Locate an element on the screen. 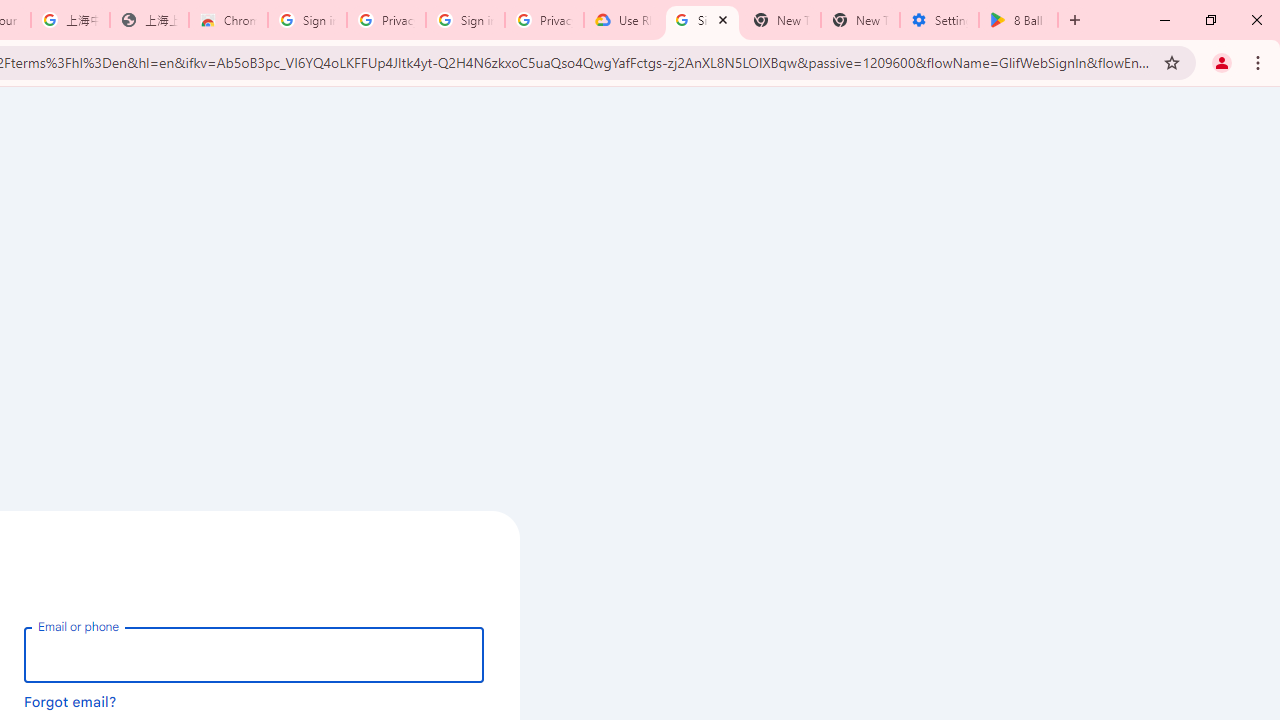 This screenshot has height=720, width=1280. '8 Ball Pool - Apps on Google Play' is located at coordinates (1018, 20).